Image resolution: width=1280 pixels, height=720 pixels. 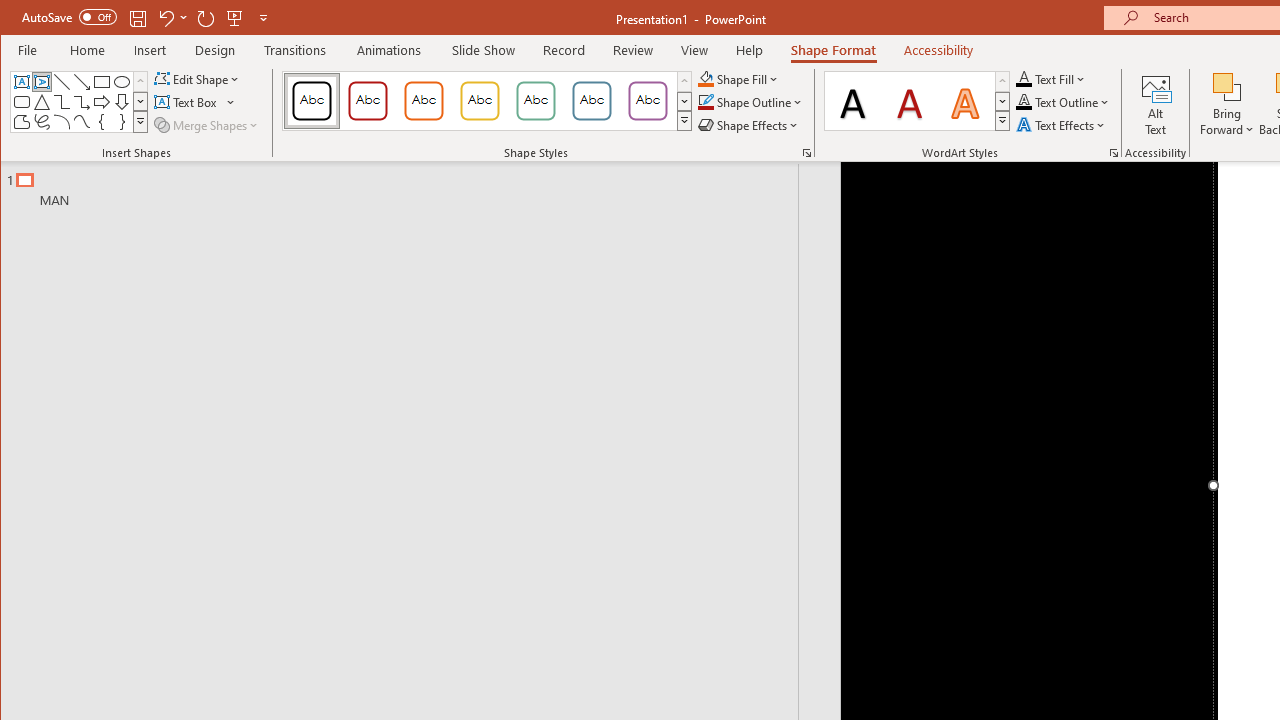 I want to click on 'Shape Format', so click(x=833, y=49).